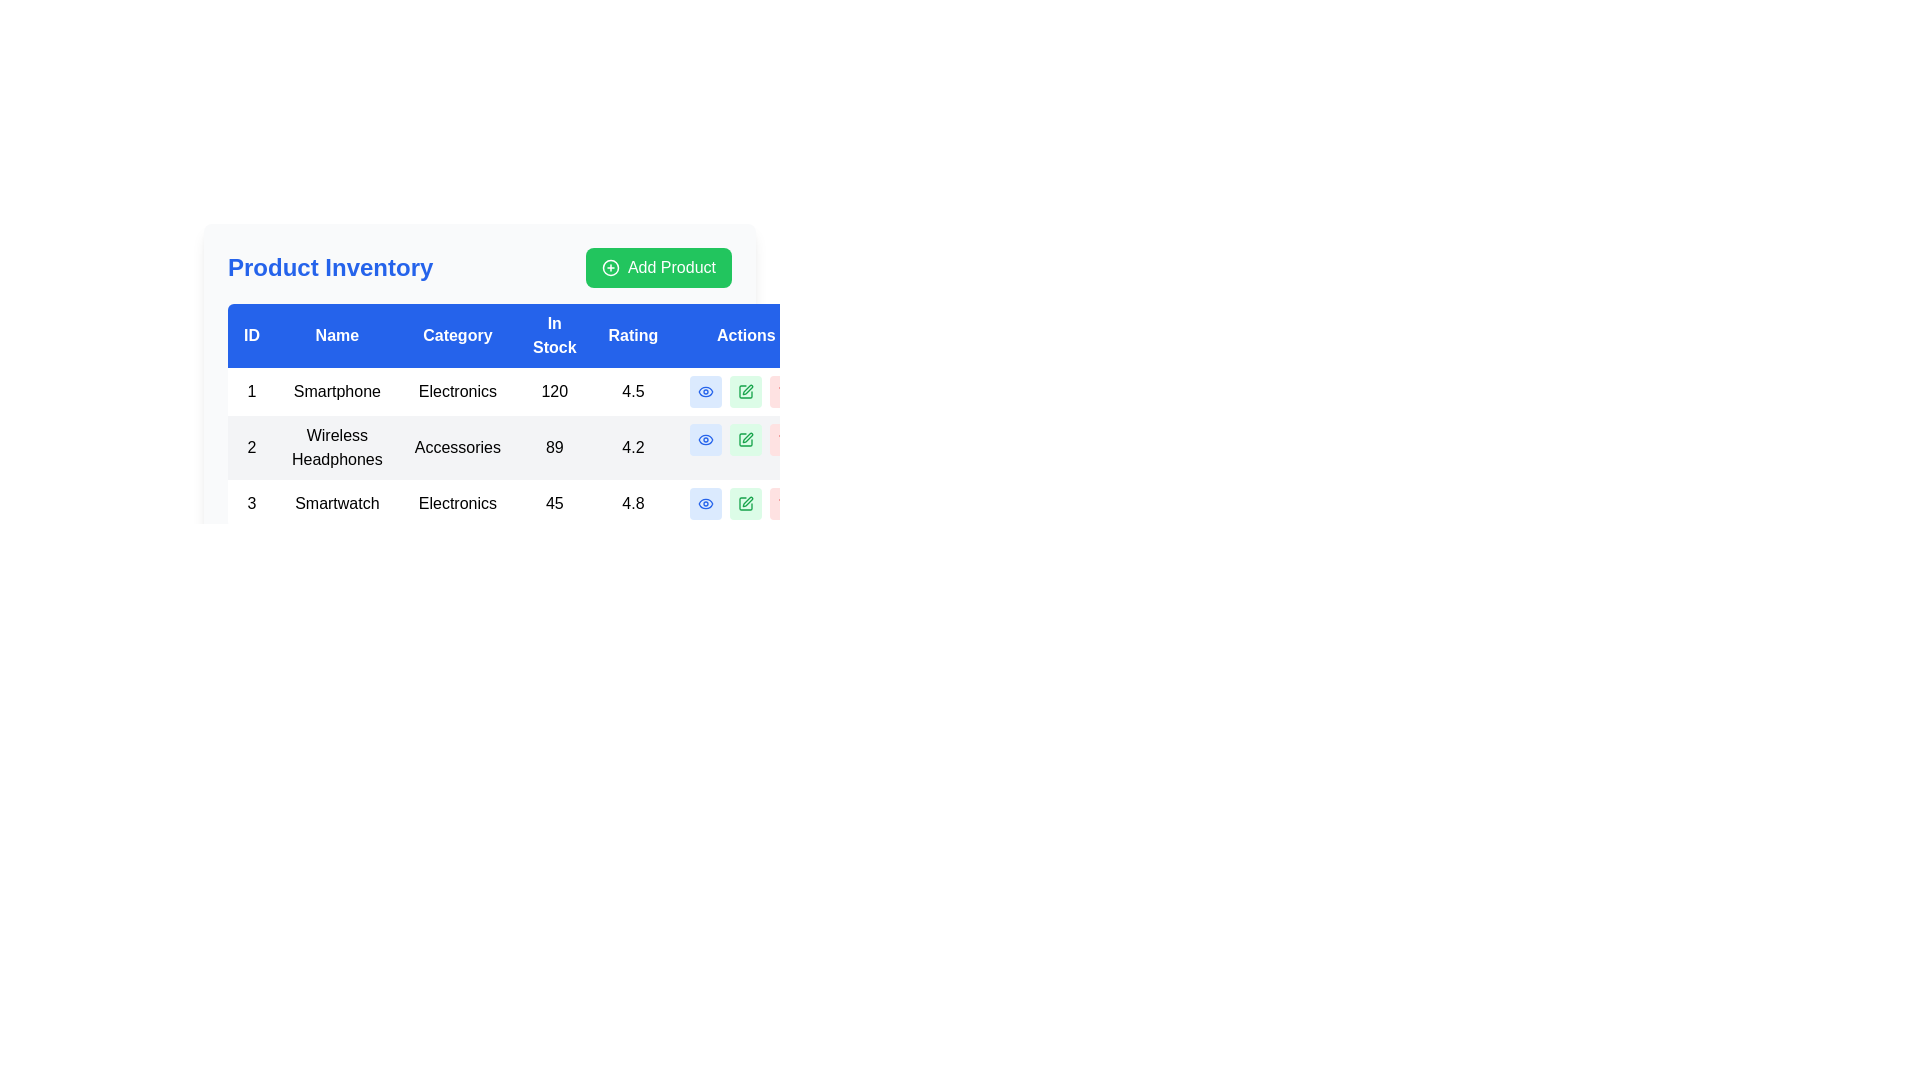  What do you see at coordinates (632, 503) in the screenshot?
I see `the Text display showing the rating of the product 'Smartwatch', located in the fifth column of the third row in the table, adjacent to the value '45'` at bounding box center [632, 503].